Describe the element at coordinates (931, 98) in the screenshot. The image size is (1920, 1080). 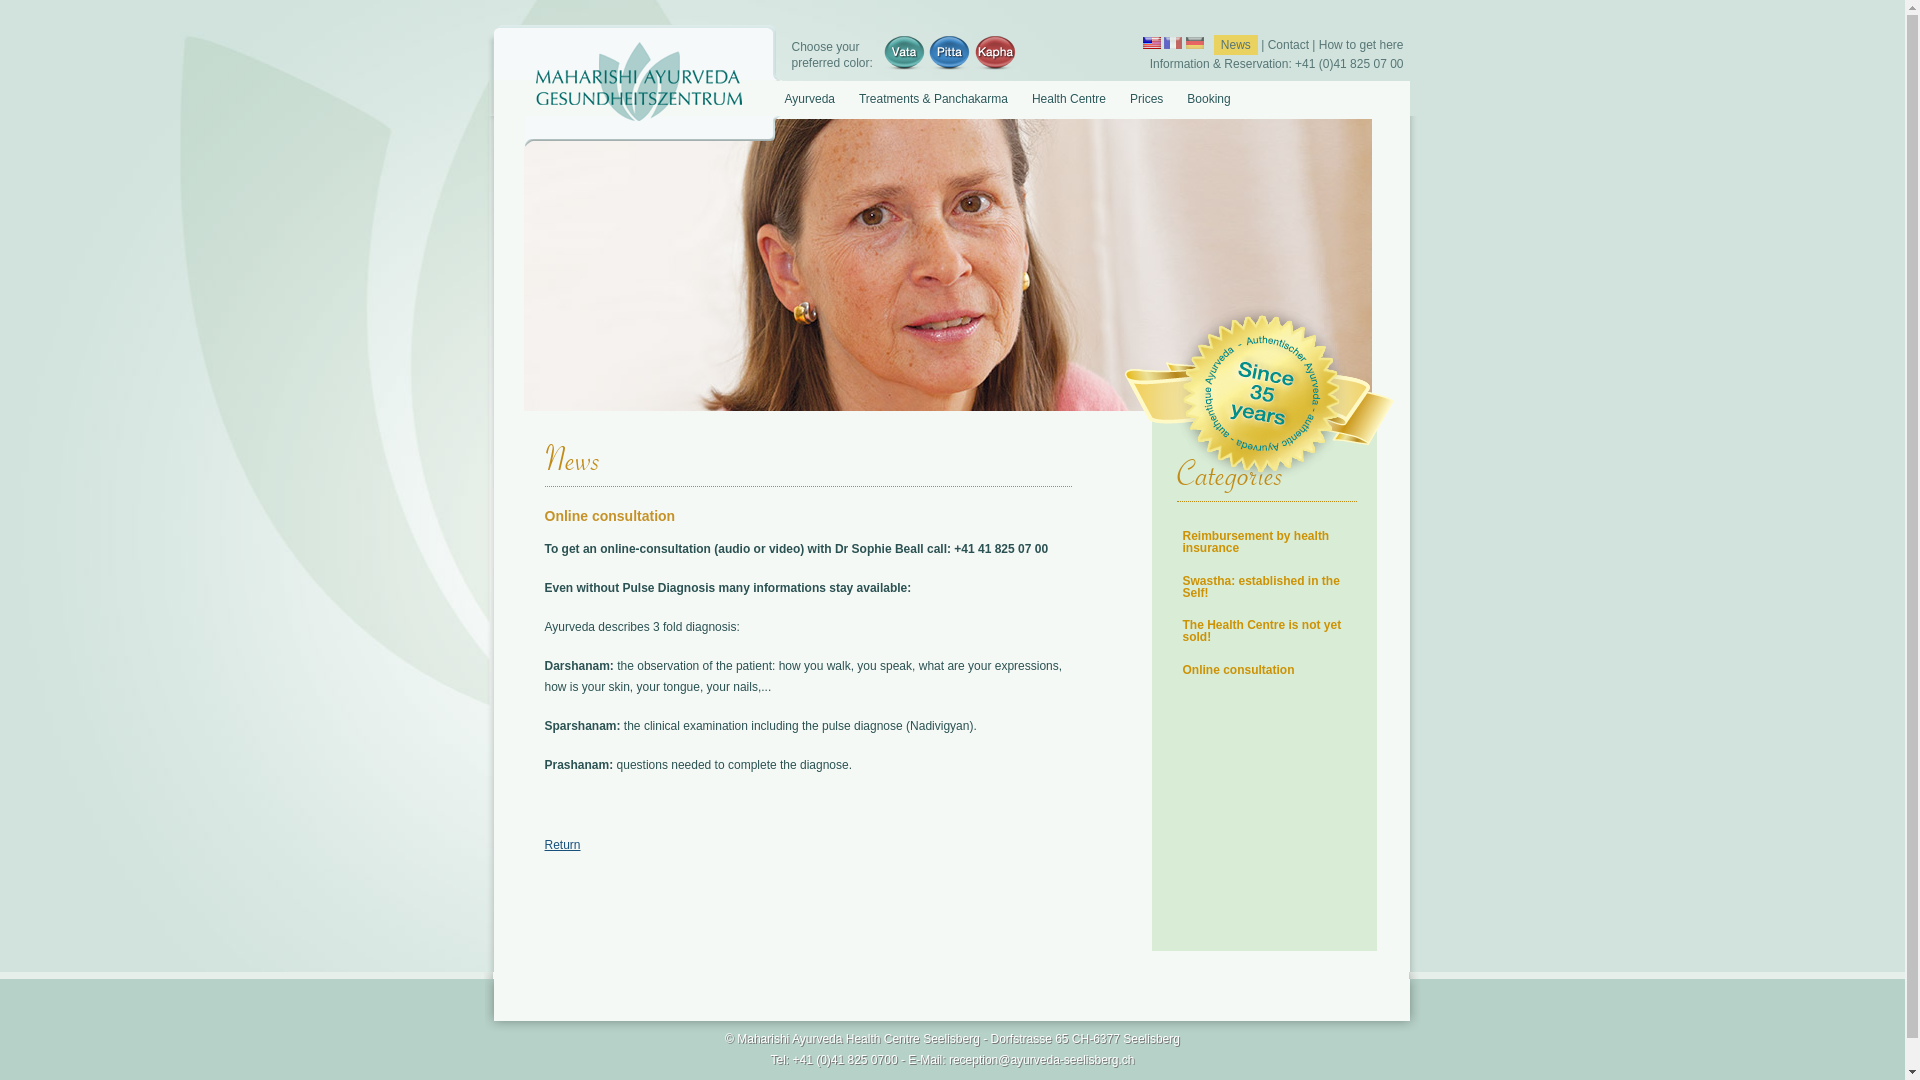
I see `'Treatments & Panchakarma'` at that location.